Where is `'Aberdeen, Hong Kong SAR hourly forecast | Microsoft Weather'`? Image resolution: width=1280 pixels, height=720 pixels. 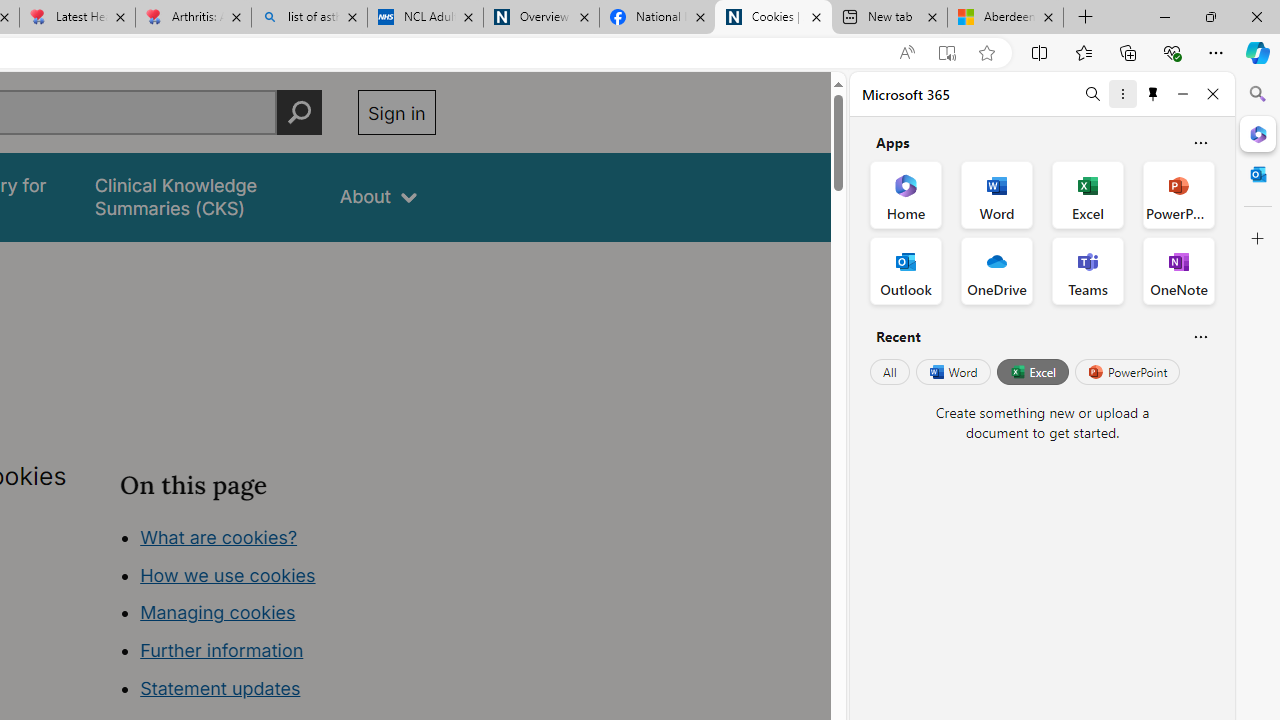
'Aberdeen, Hong Kong SAR hourly forecast | Microsoft Weather' is located at coordinates (1006, 17).